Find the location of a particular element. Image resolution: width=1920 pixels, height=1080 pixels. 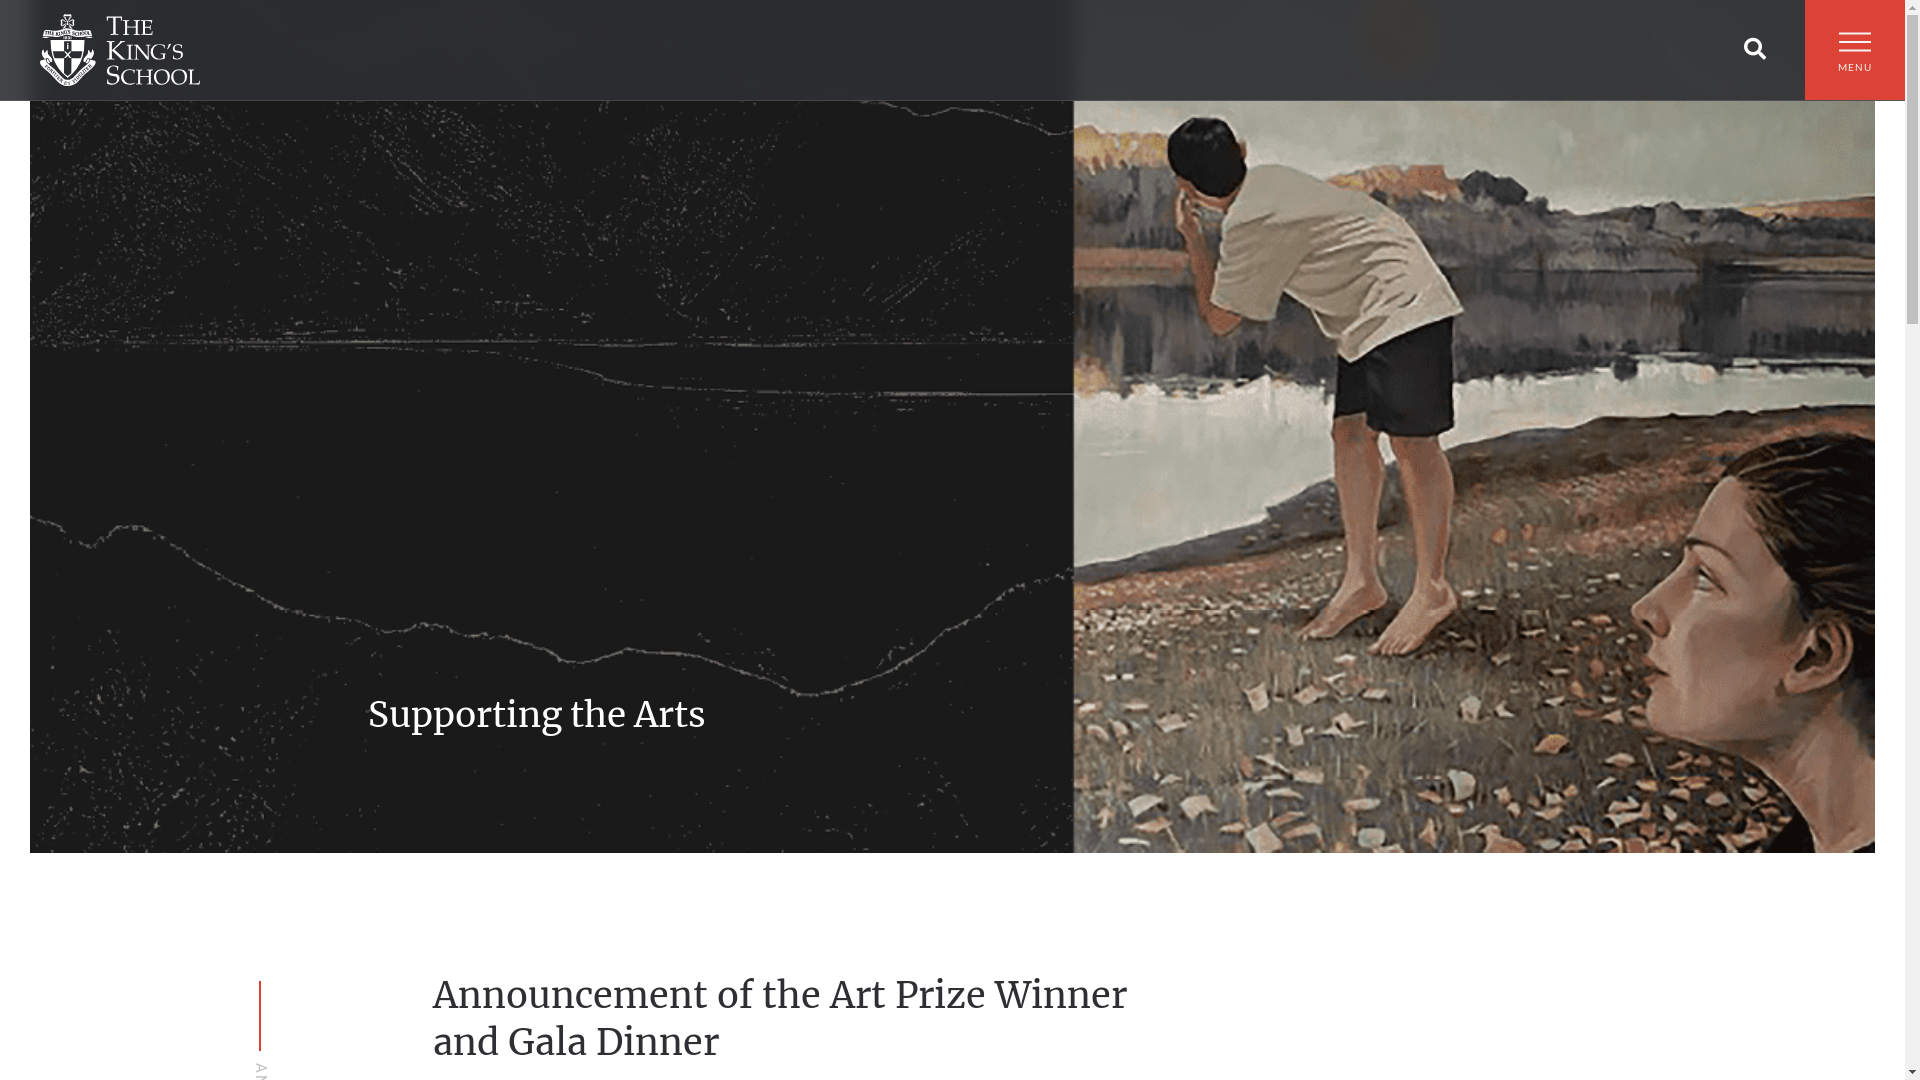

'MENU' is located at coordinates (1853, 60).